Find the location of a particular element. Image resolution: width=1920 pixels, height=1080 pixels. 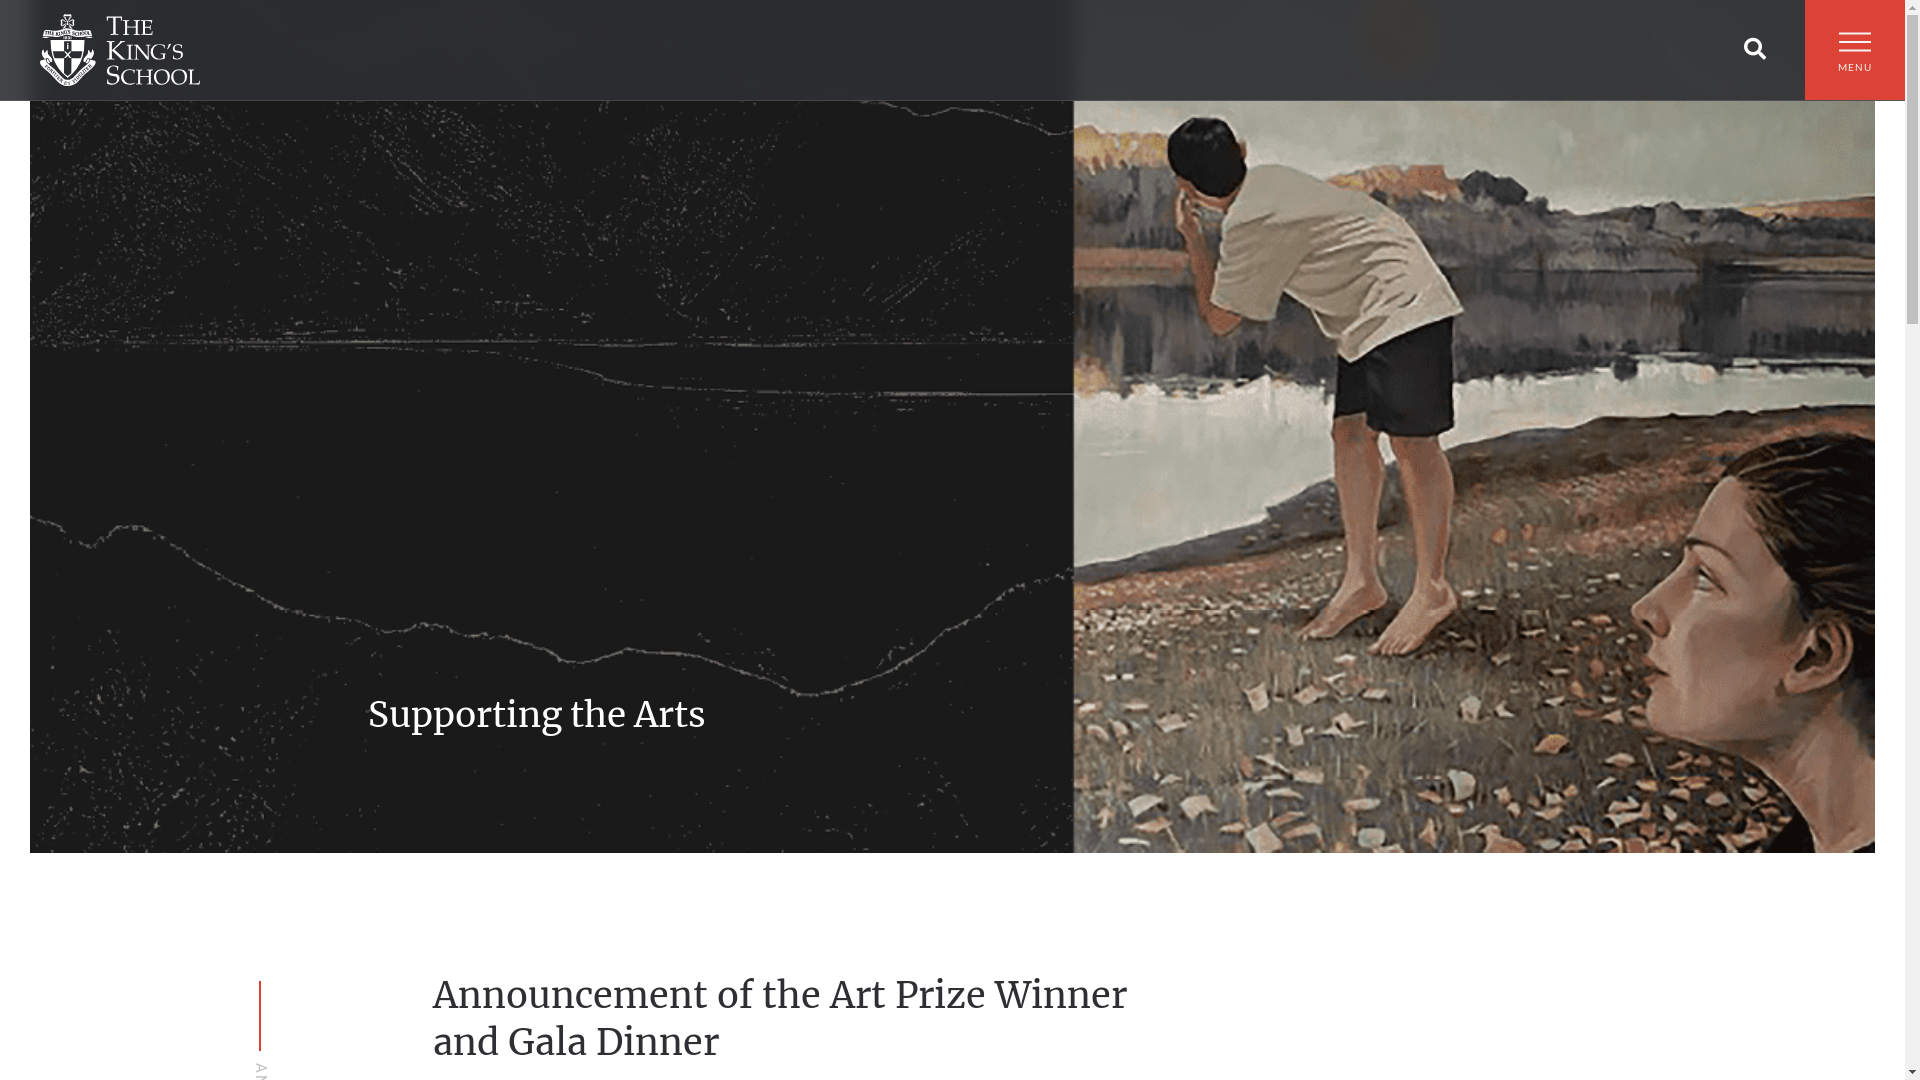

'MENU' is located at coordinates (1853, 60).